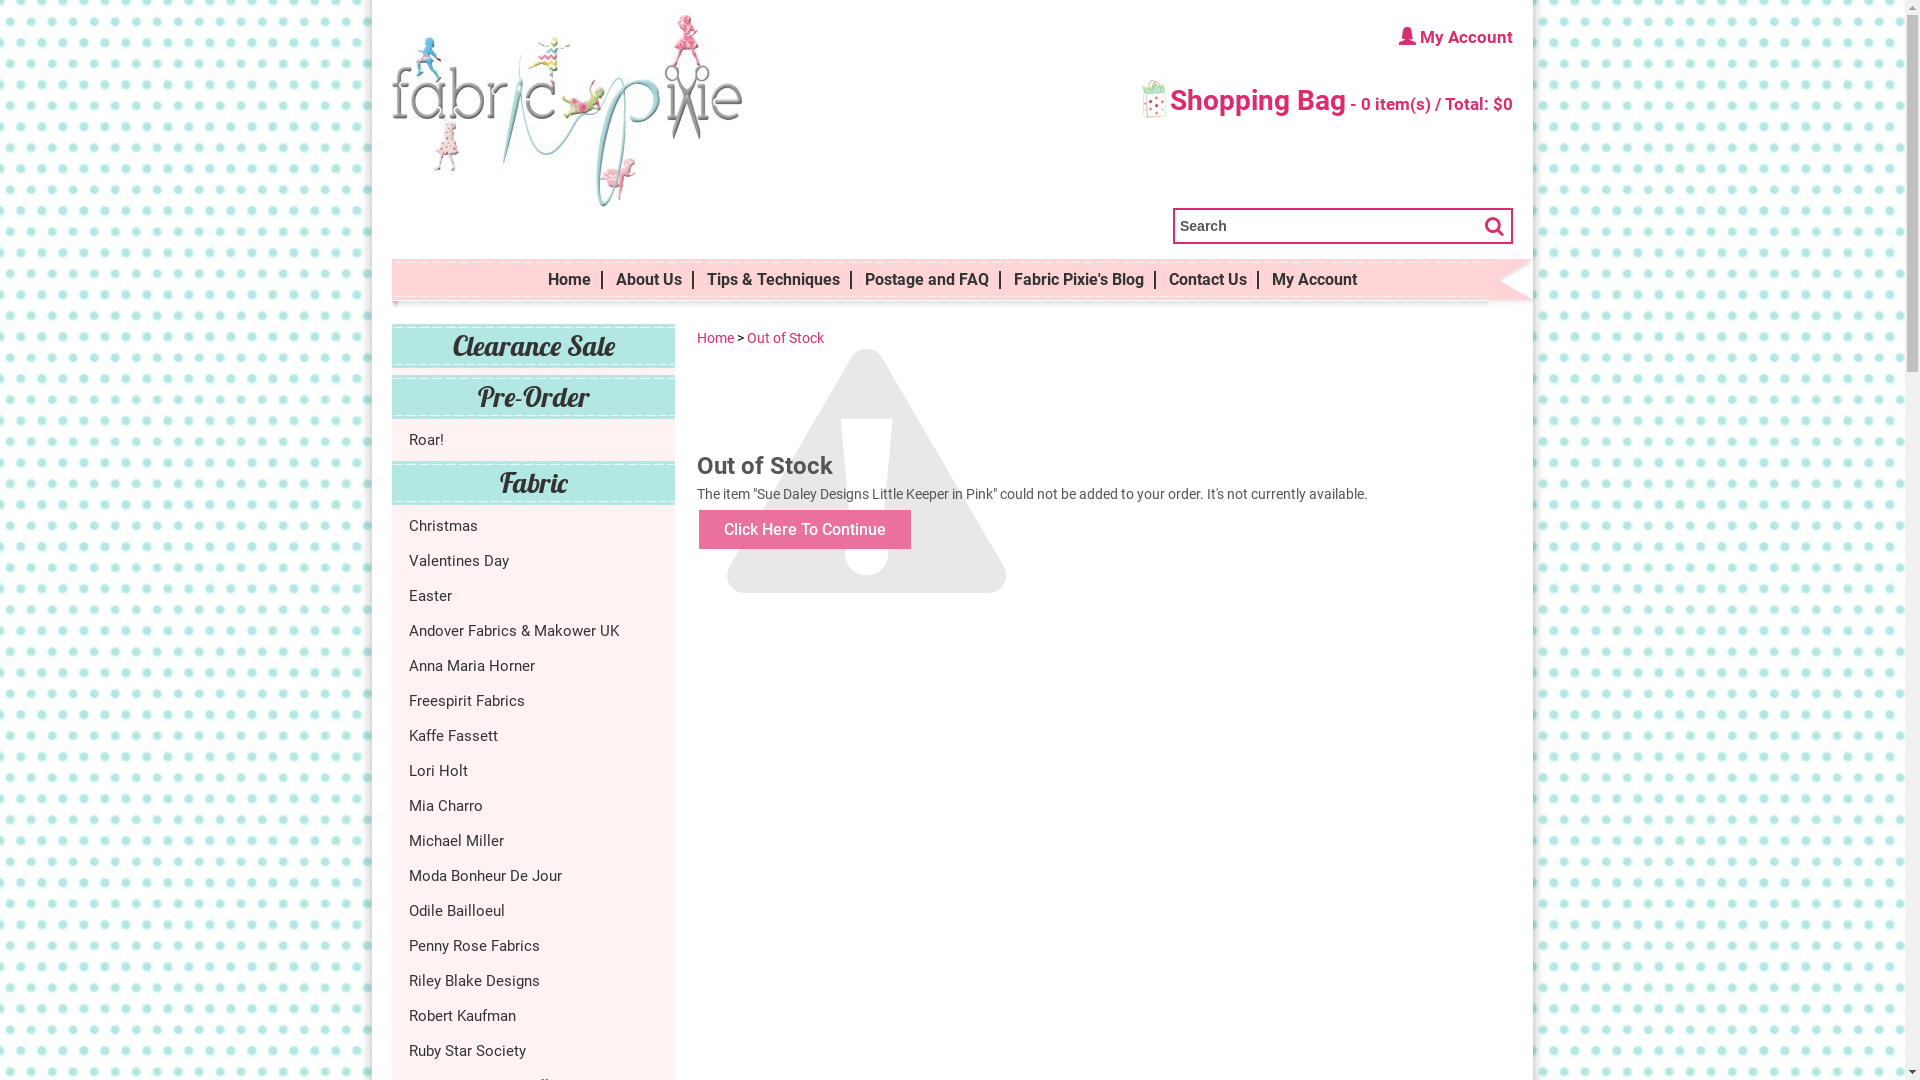  Describe the element at coordinates (533, 1015) in the screenshot. I see `'Robert Kaufman'` at that location.